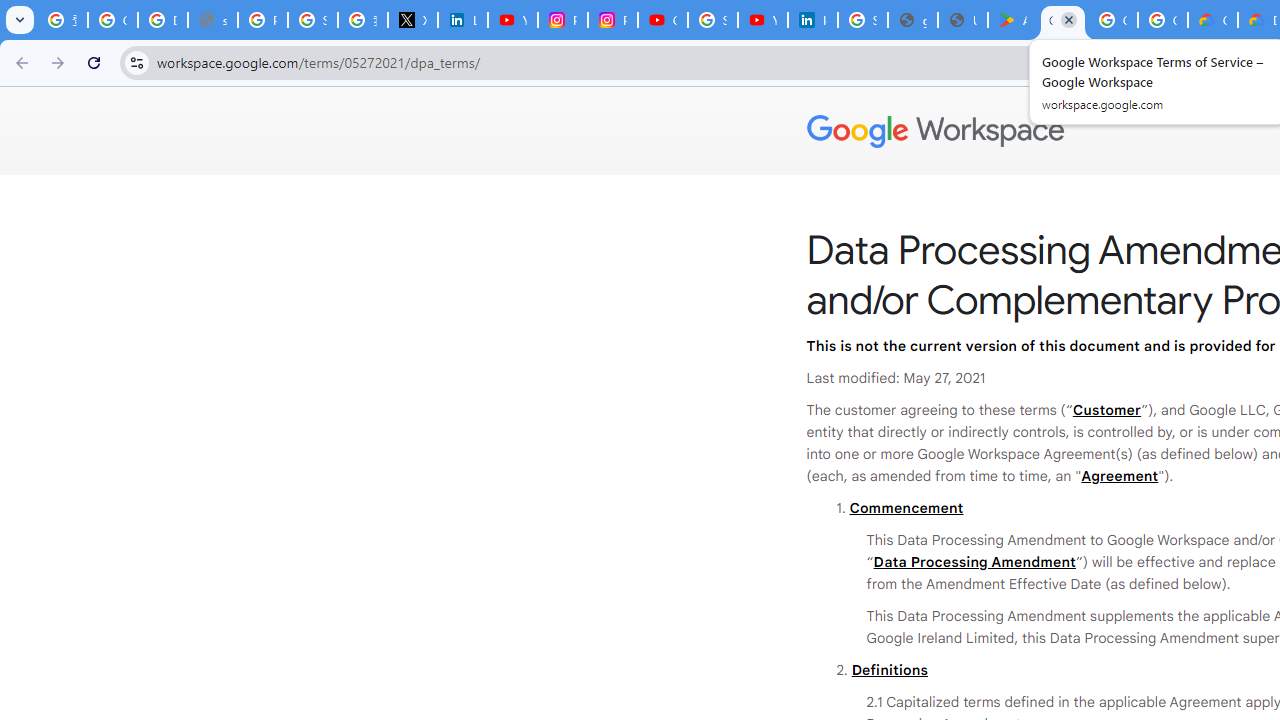  Describe the element at coordinates (213, 20) in the screenshot. I see `'support.google.com - Network error'` at that location.